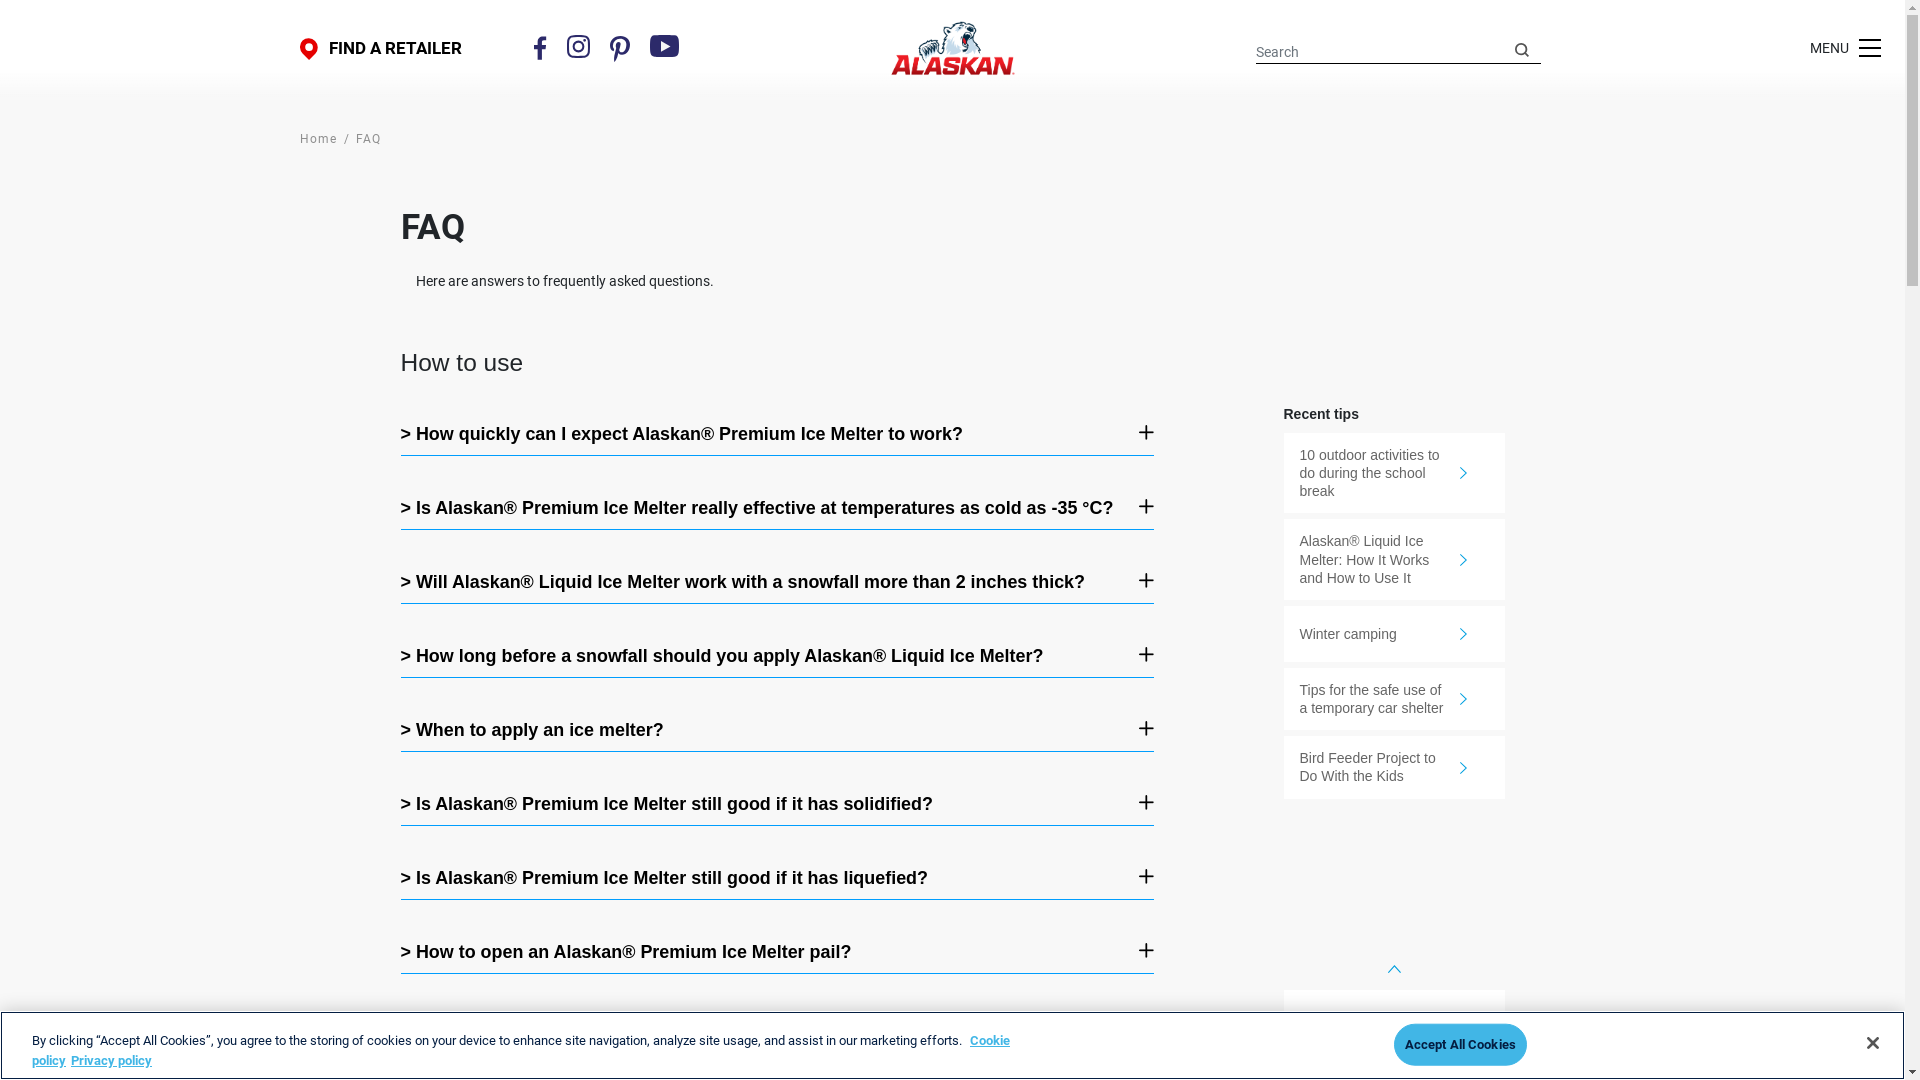  What do you see at coordinates (762, 730) in the screenshot?
I see `'> When to apply an ice melter?'` at bounding box center [762, 730].